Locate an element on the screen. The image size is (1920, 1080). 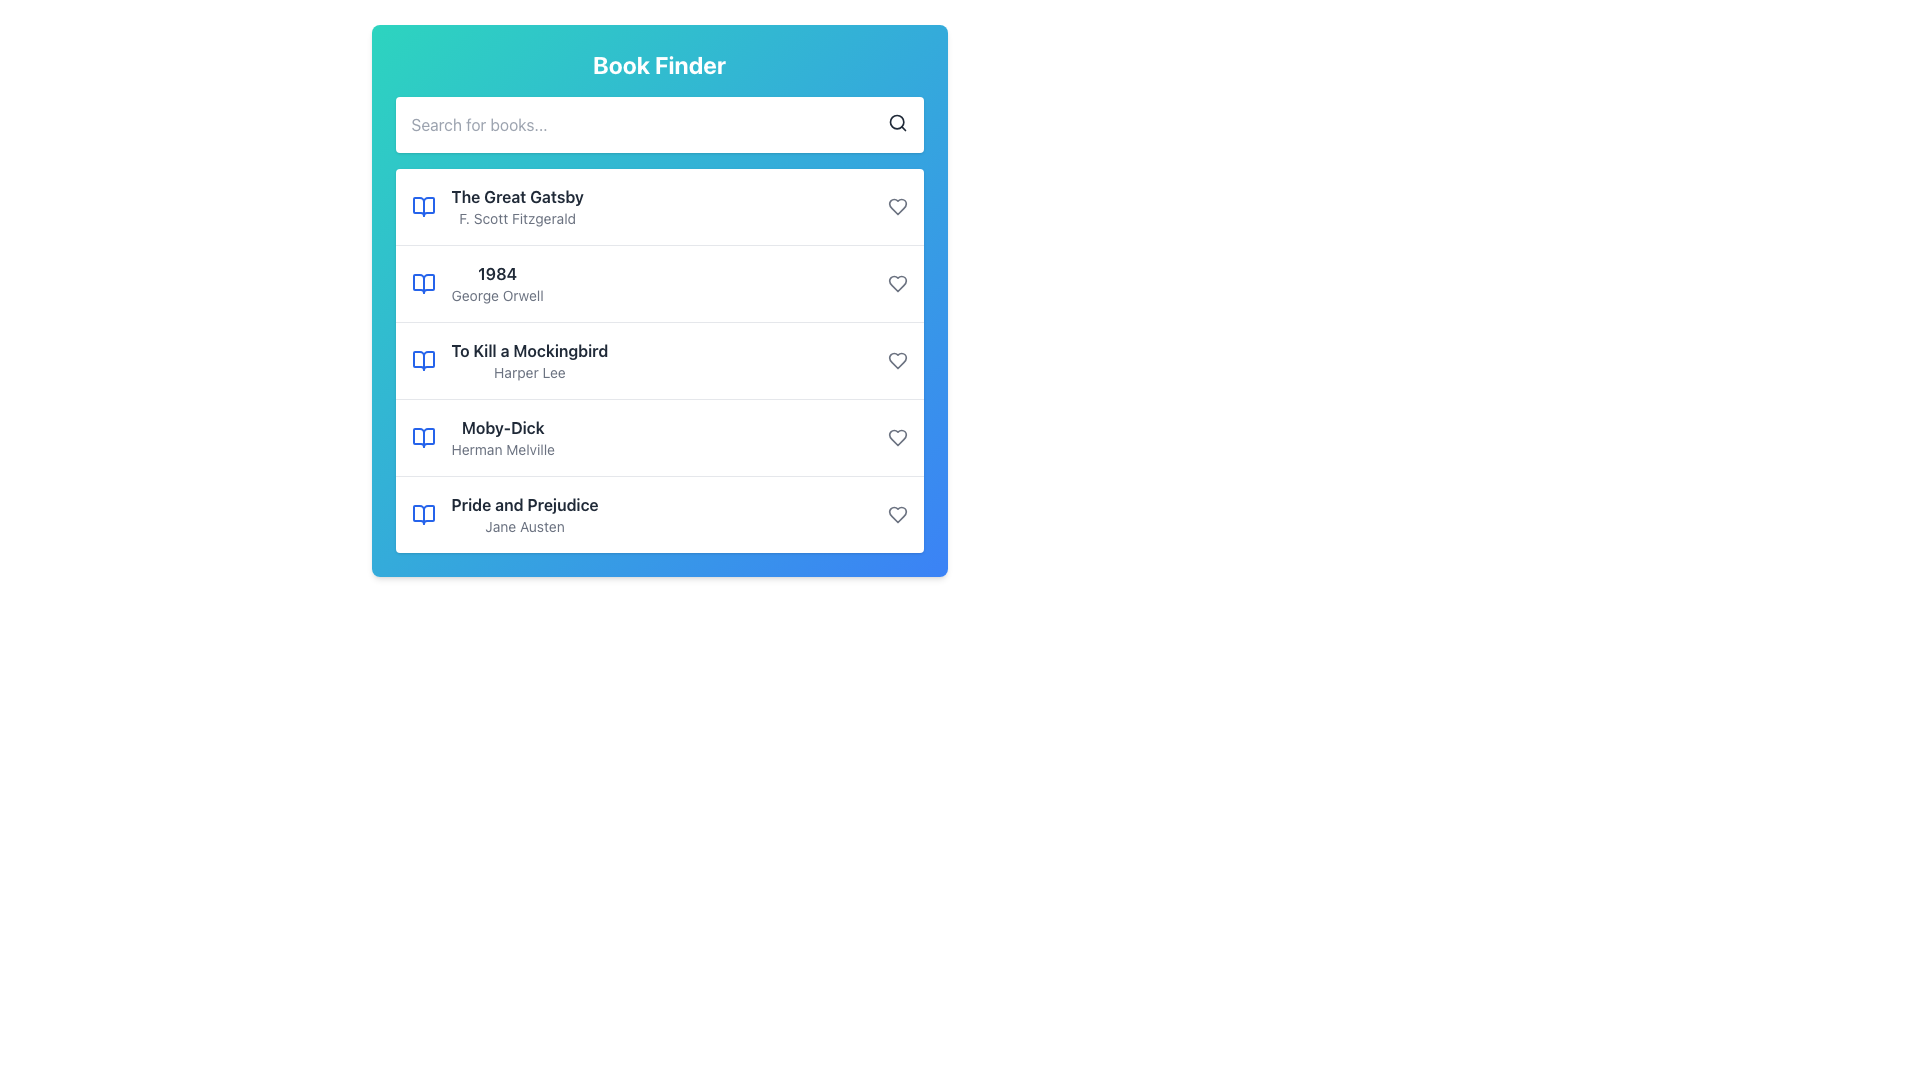
the text label displaying 'Moby-Dick' is located at coordinates (503, 427).